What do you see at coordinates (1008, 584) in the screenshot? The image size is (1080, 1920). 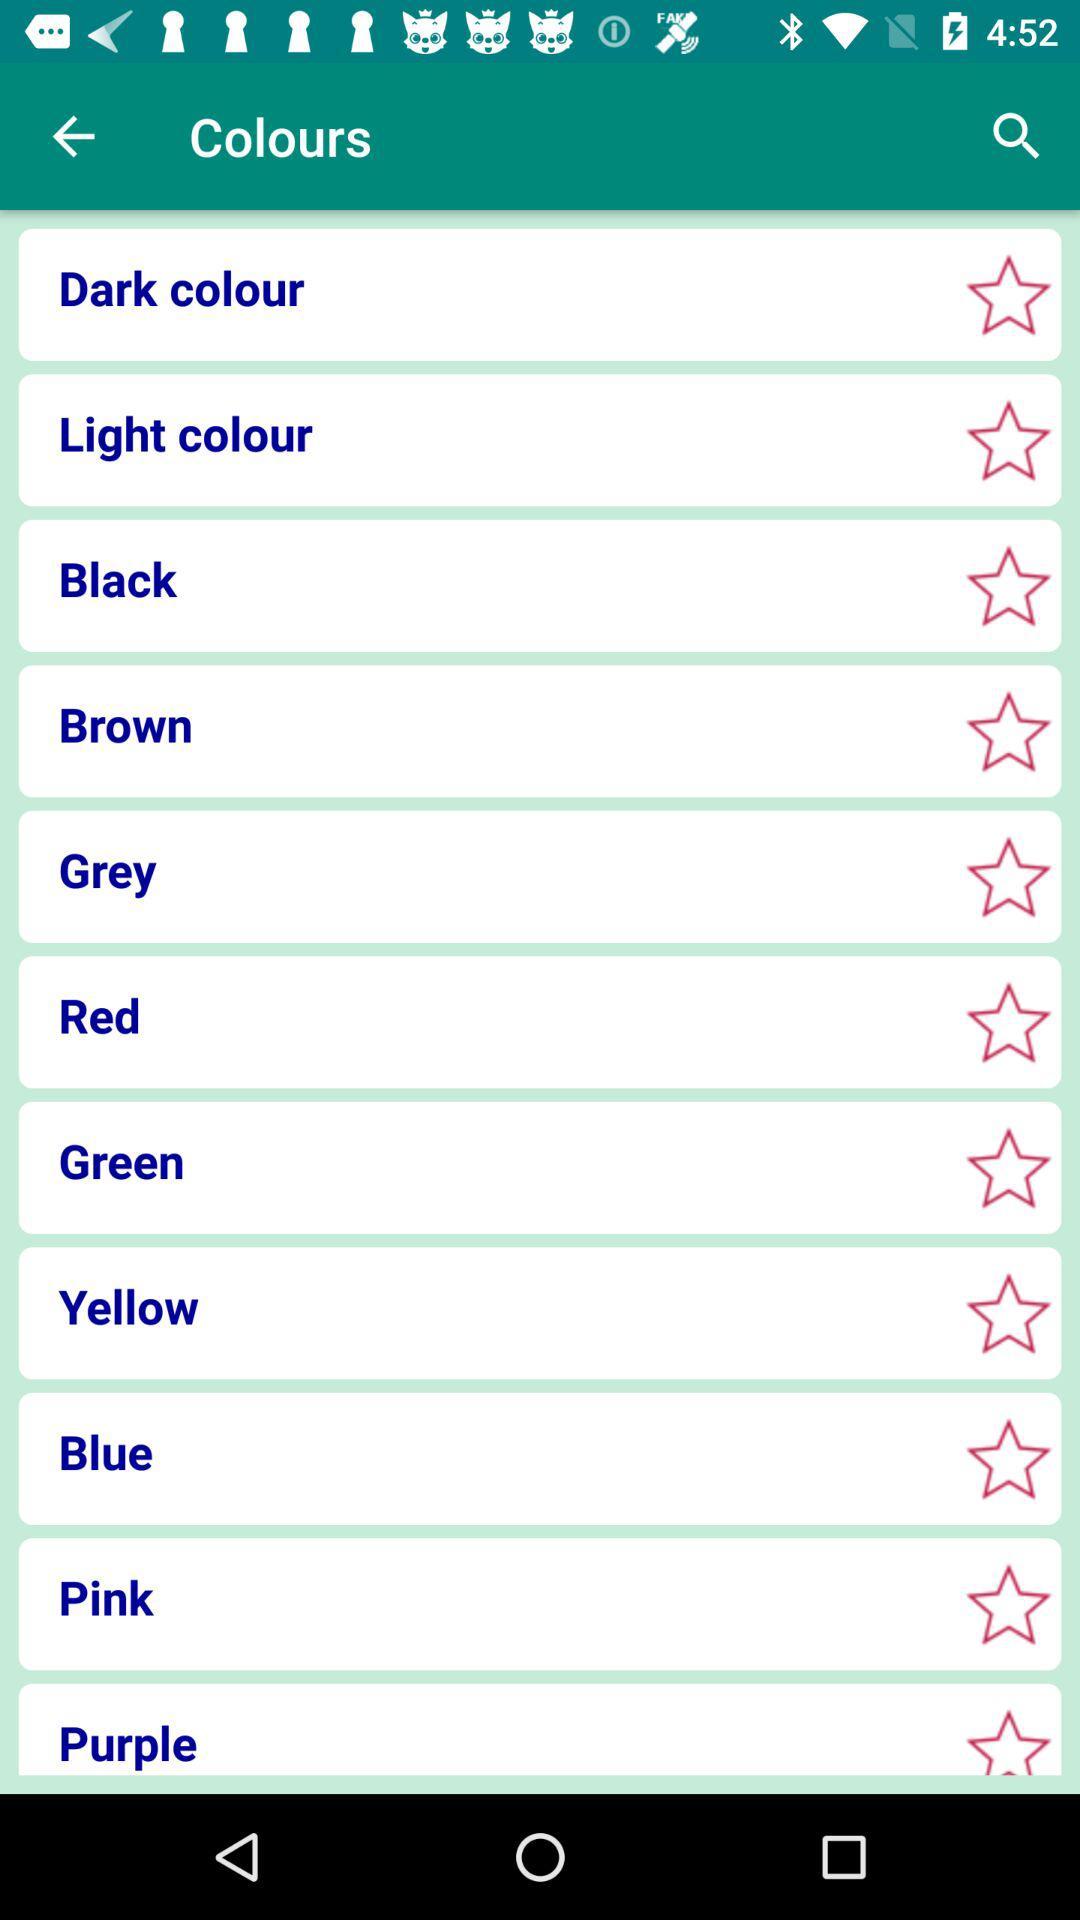 I see `color option` at bounding box center [1008, 584].